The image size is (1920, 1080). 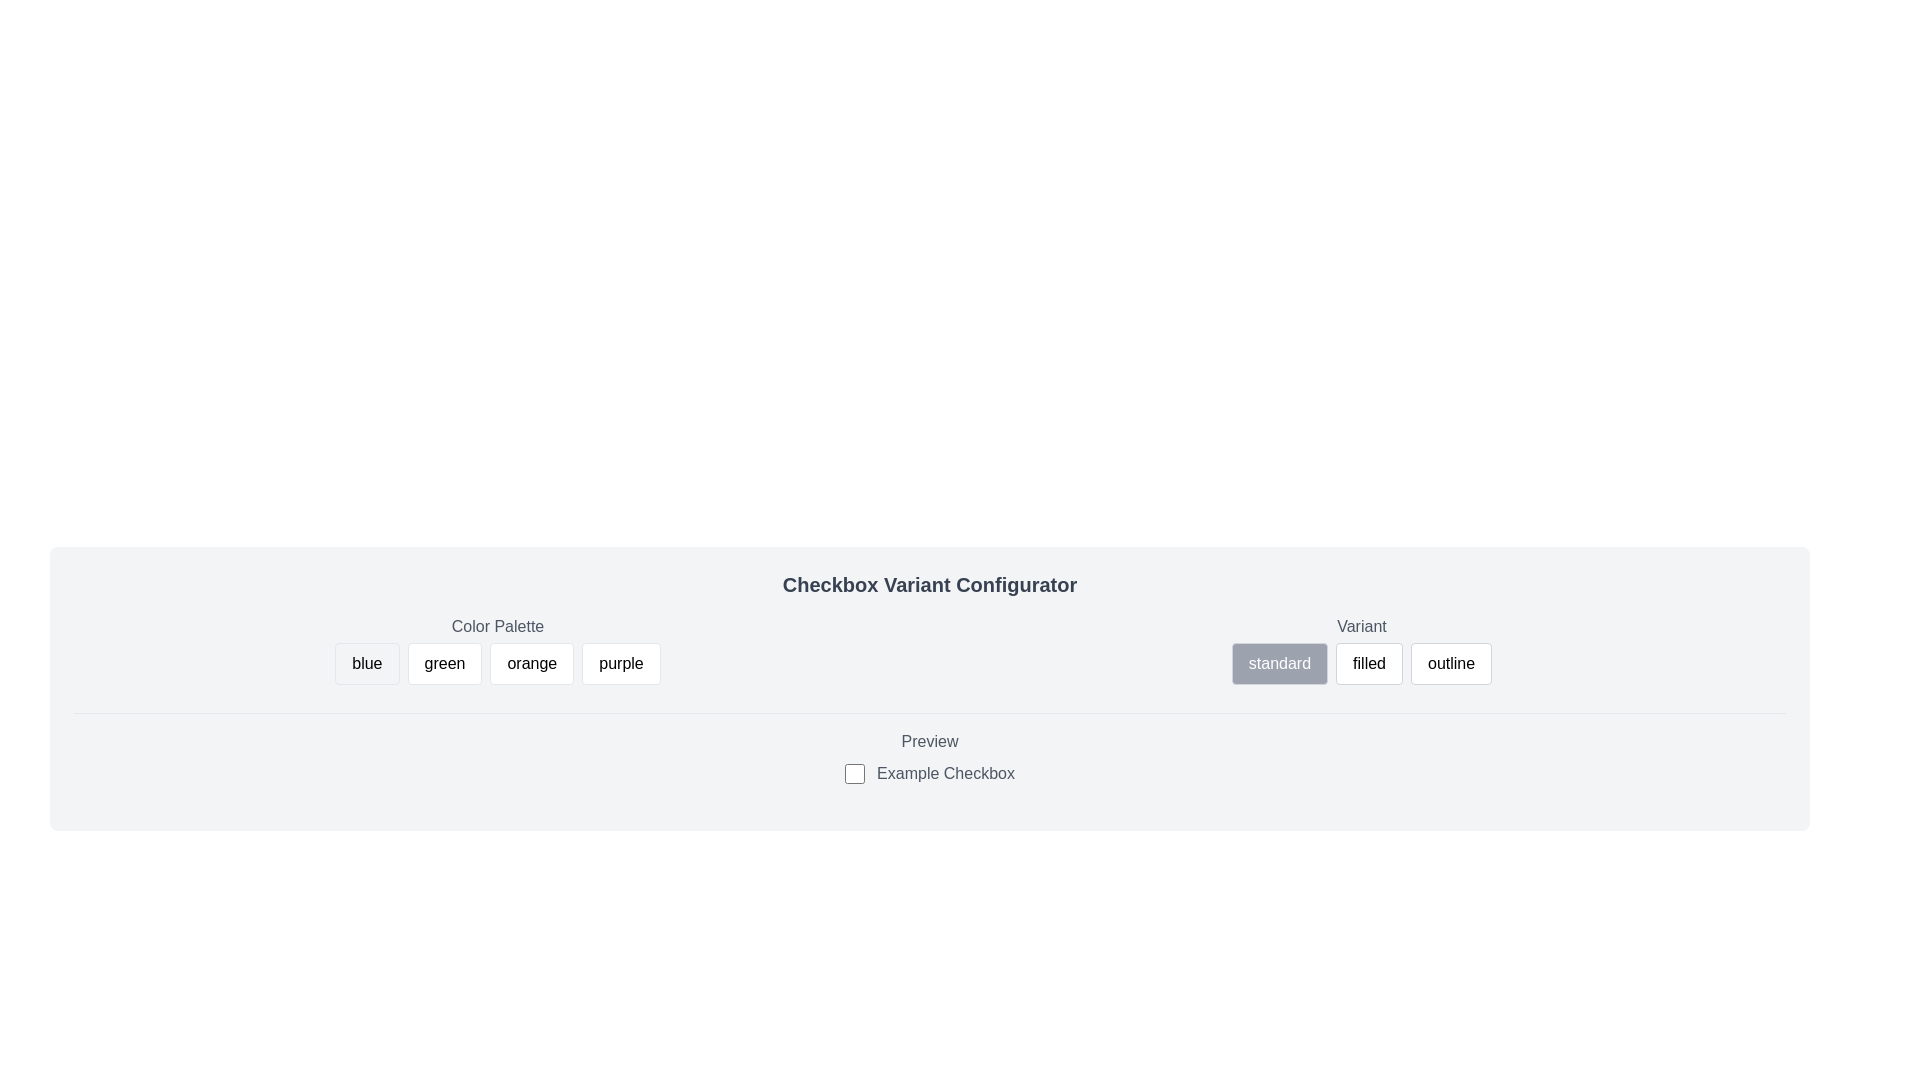 I want to click on the third button from the left, which selects the 'orange' color option in the 'Checkbox Variant Configurator' interface, so click(x=498, y=651).